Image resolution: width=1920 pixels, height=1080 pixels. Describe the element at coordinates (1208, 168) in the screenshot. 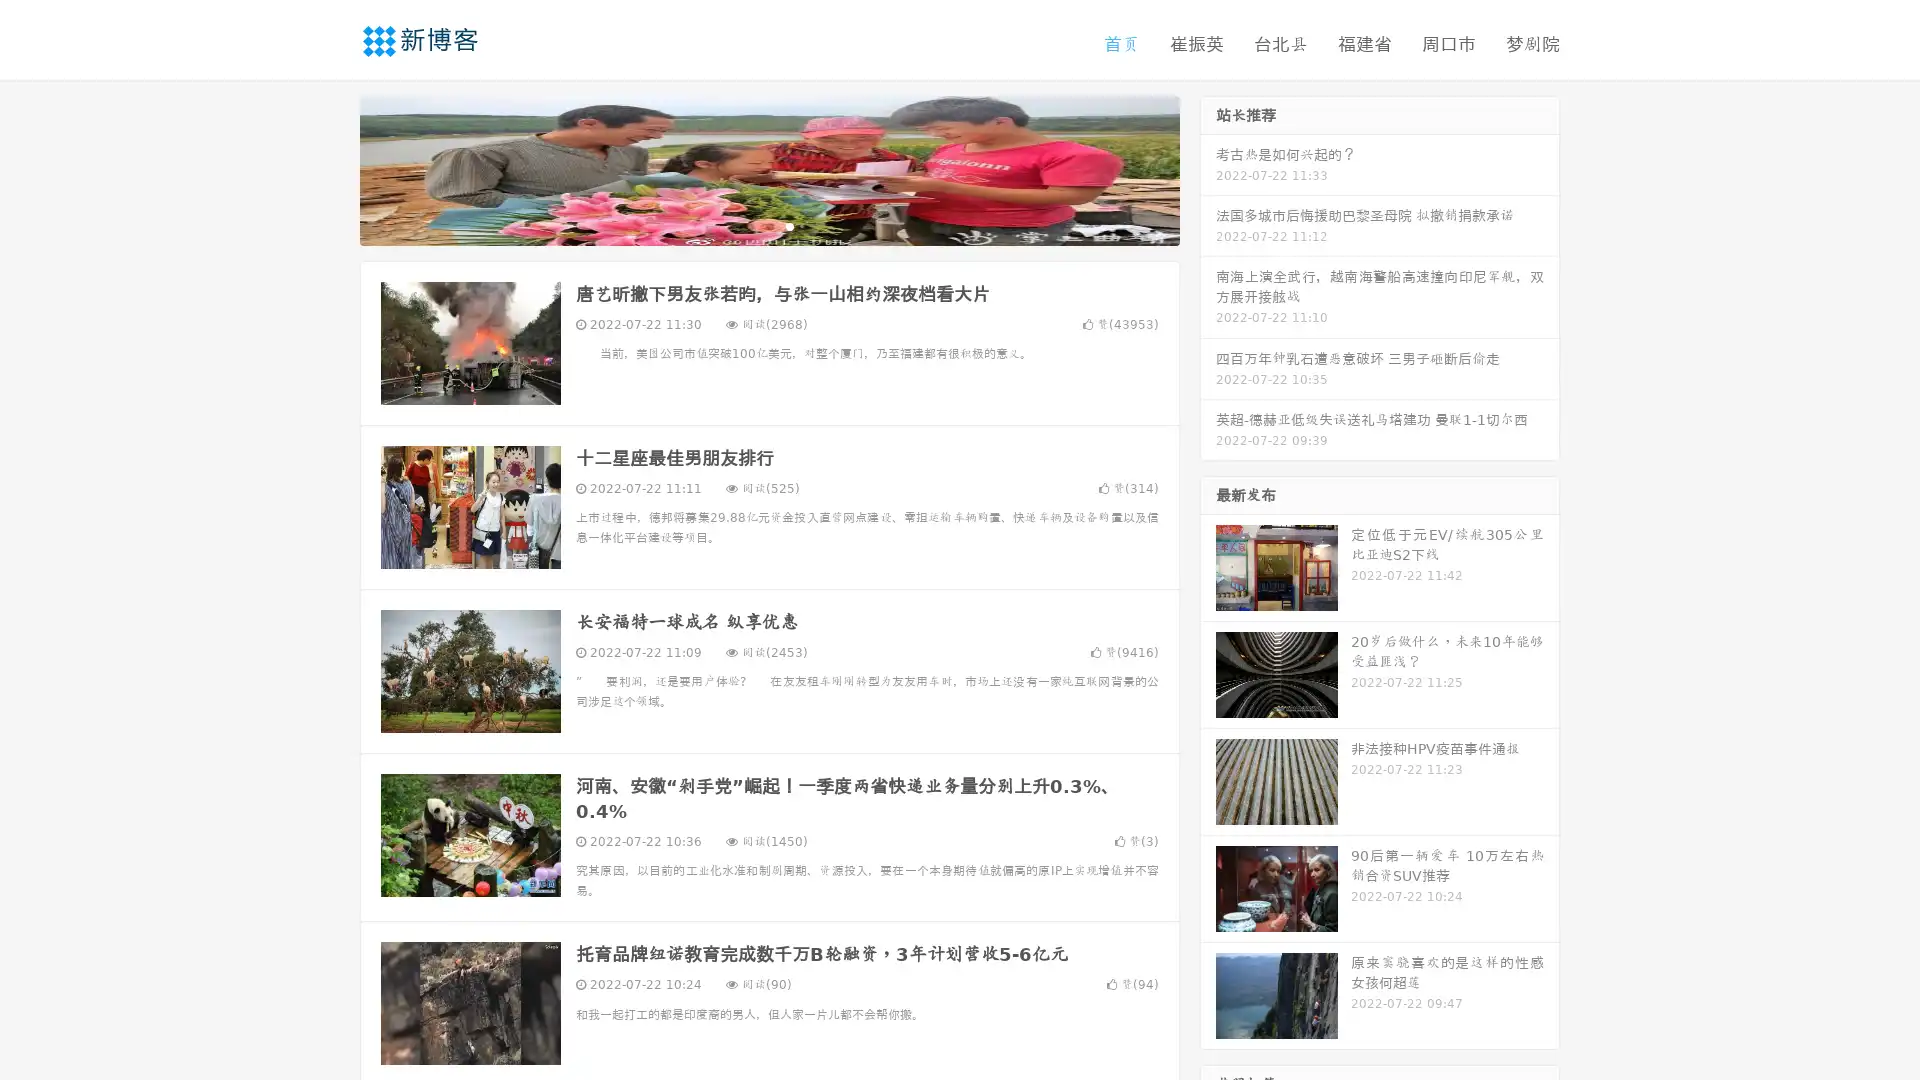

I see `Next slide` at that location.